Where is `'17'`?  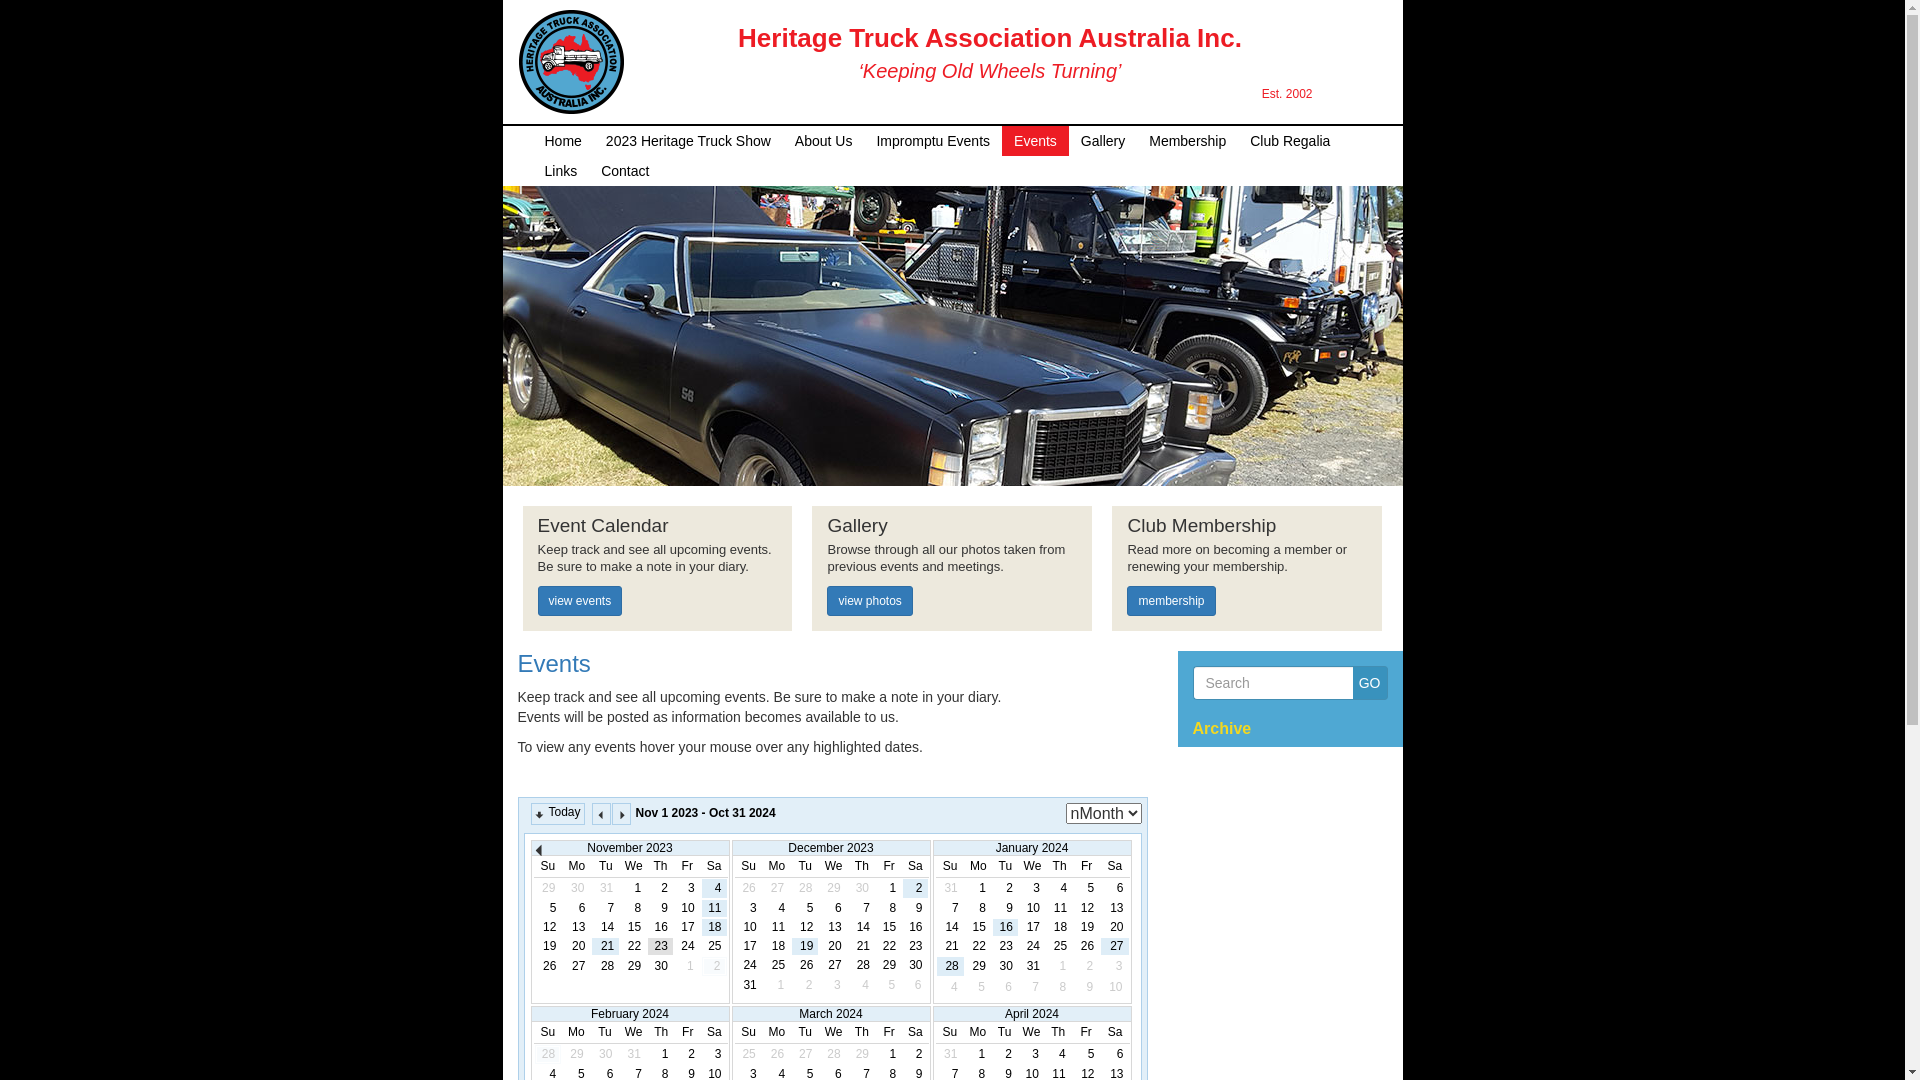
'17' is located at coordinates (676, 927).